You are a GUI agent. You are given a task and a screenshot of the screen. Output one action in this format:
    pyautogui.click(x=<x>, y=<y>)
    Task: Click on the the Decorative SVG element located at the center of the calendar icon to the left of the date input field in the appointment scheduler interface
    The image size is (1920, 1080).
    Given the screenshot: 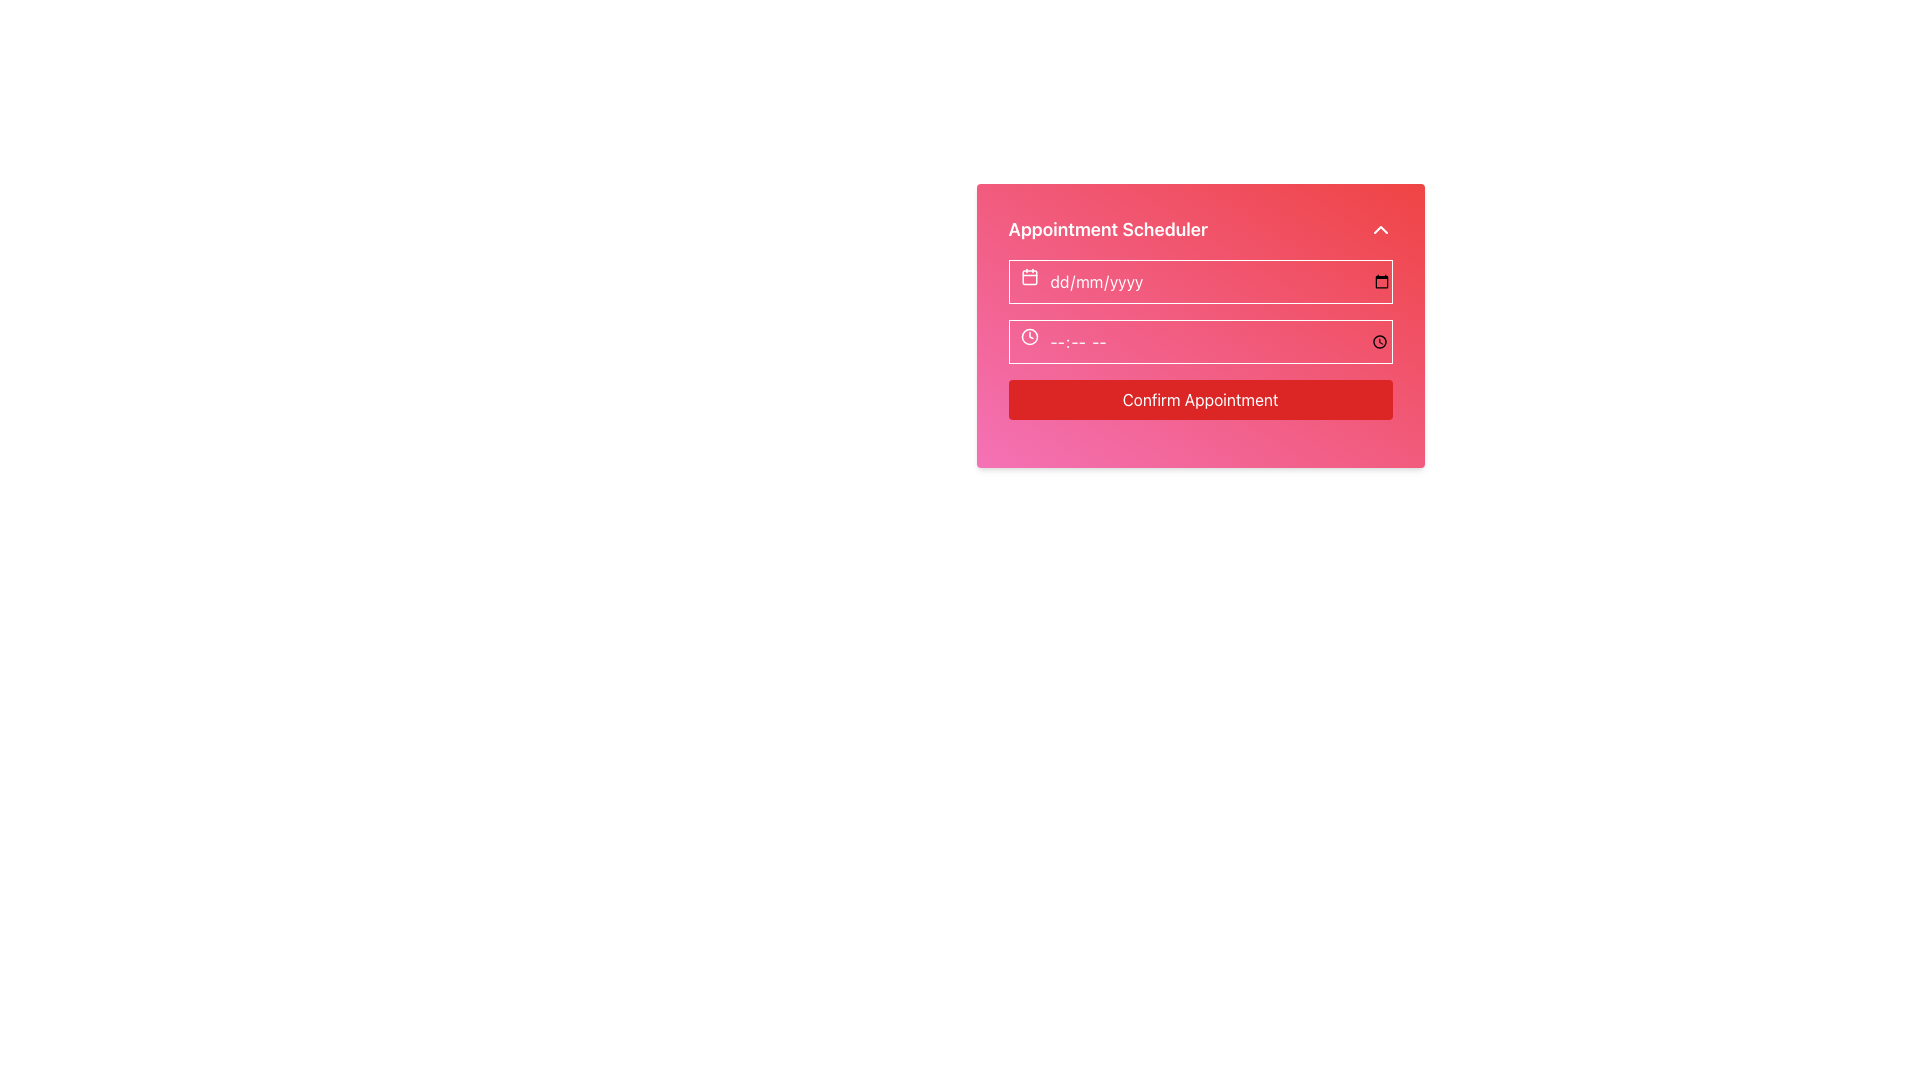 What is the action you would take?
    pyautogui.click(x=1029, y=277)
    